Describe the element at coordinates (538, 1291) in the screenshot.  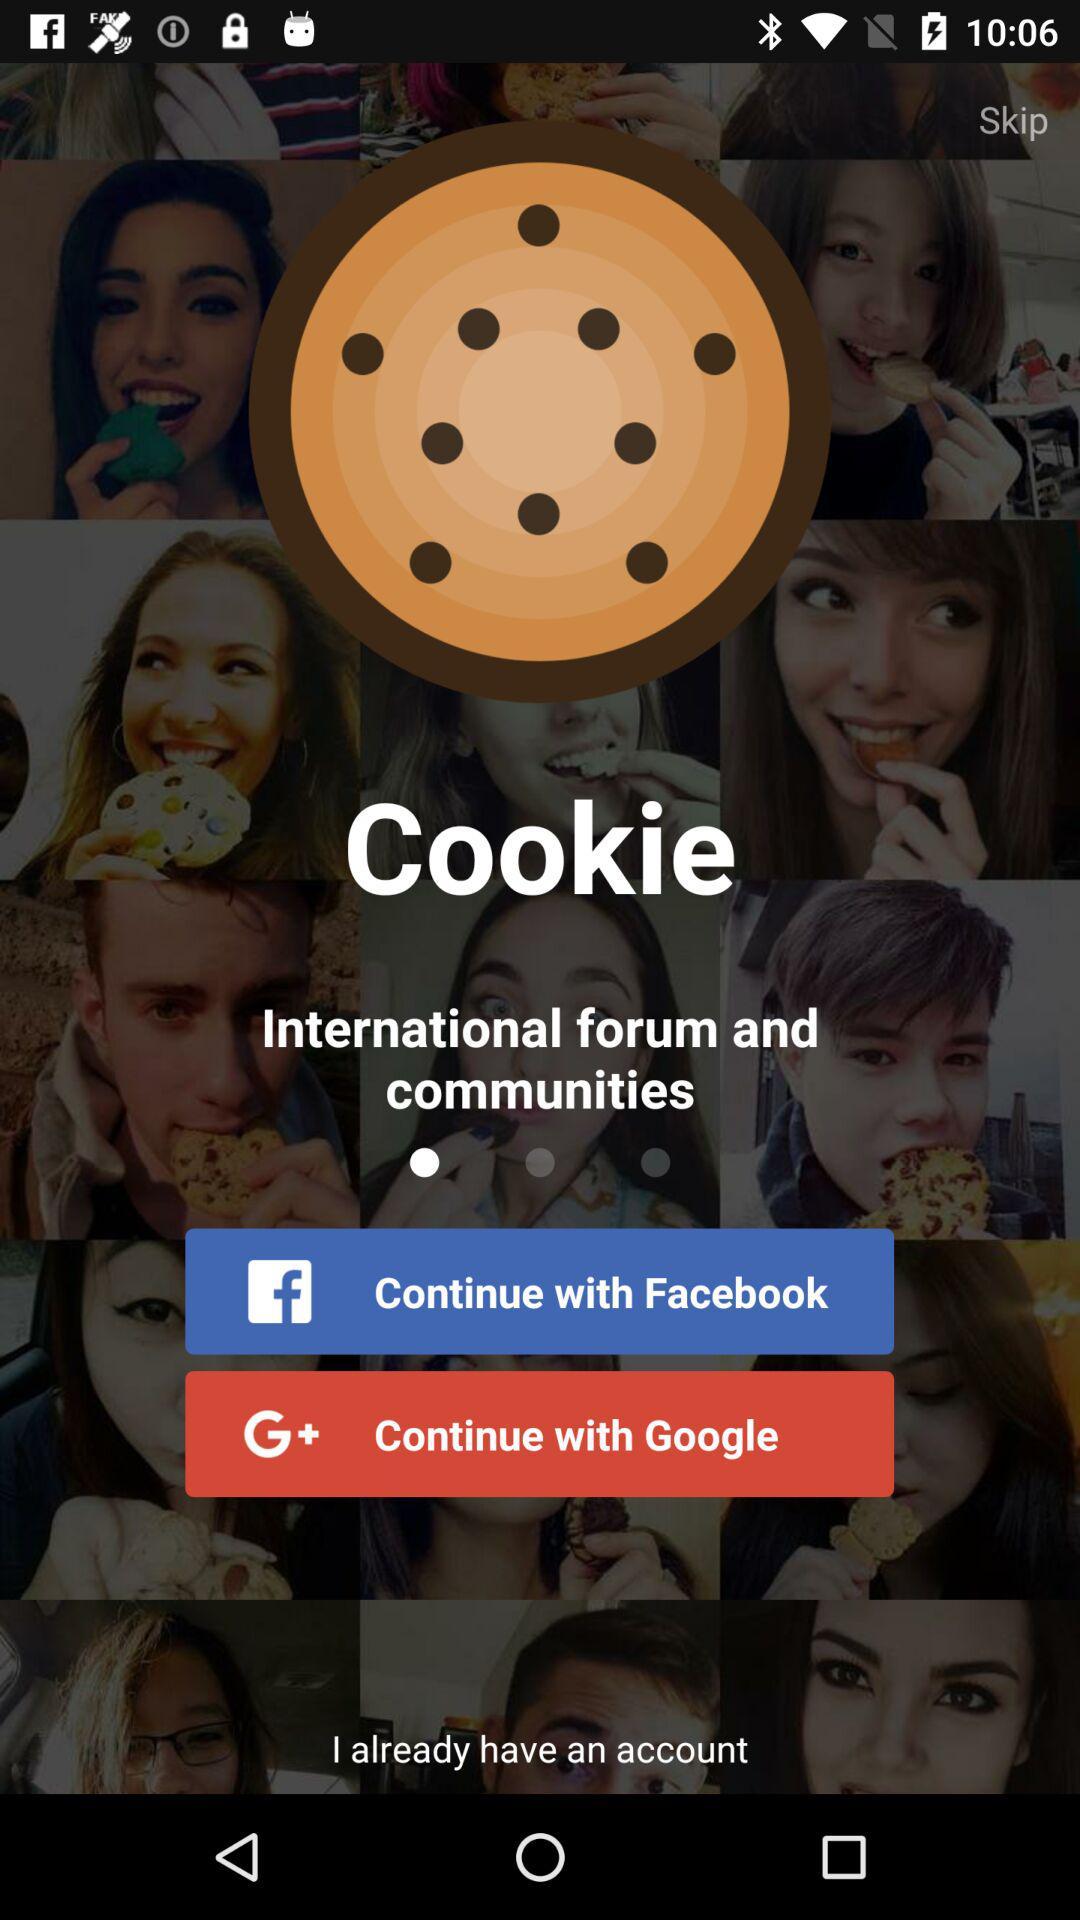
I see `continue with facebook` at that location.